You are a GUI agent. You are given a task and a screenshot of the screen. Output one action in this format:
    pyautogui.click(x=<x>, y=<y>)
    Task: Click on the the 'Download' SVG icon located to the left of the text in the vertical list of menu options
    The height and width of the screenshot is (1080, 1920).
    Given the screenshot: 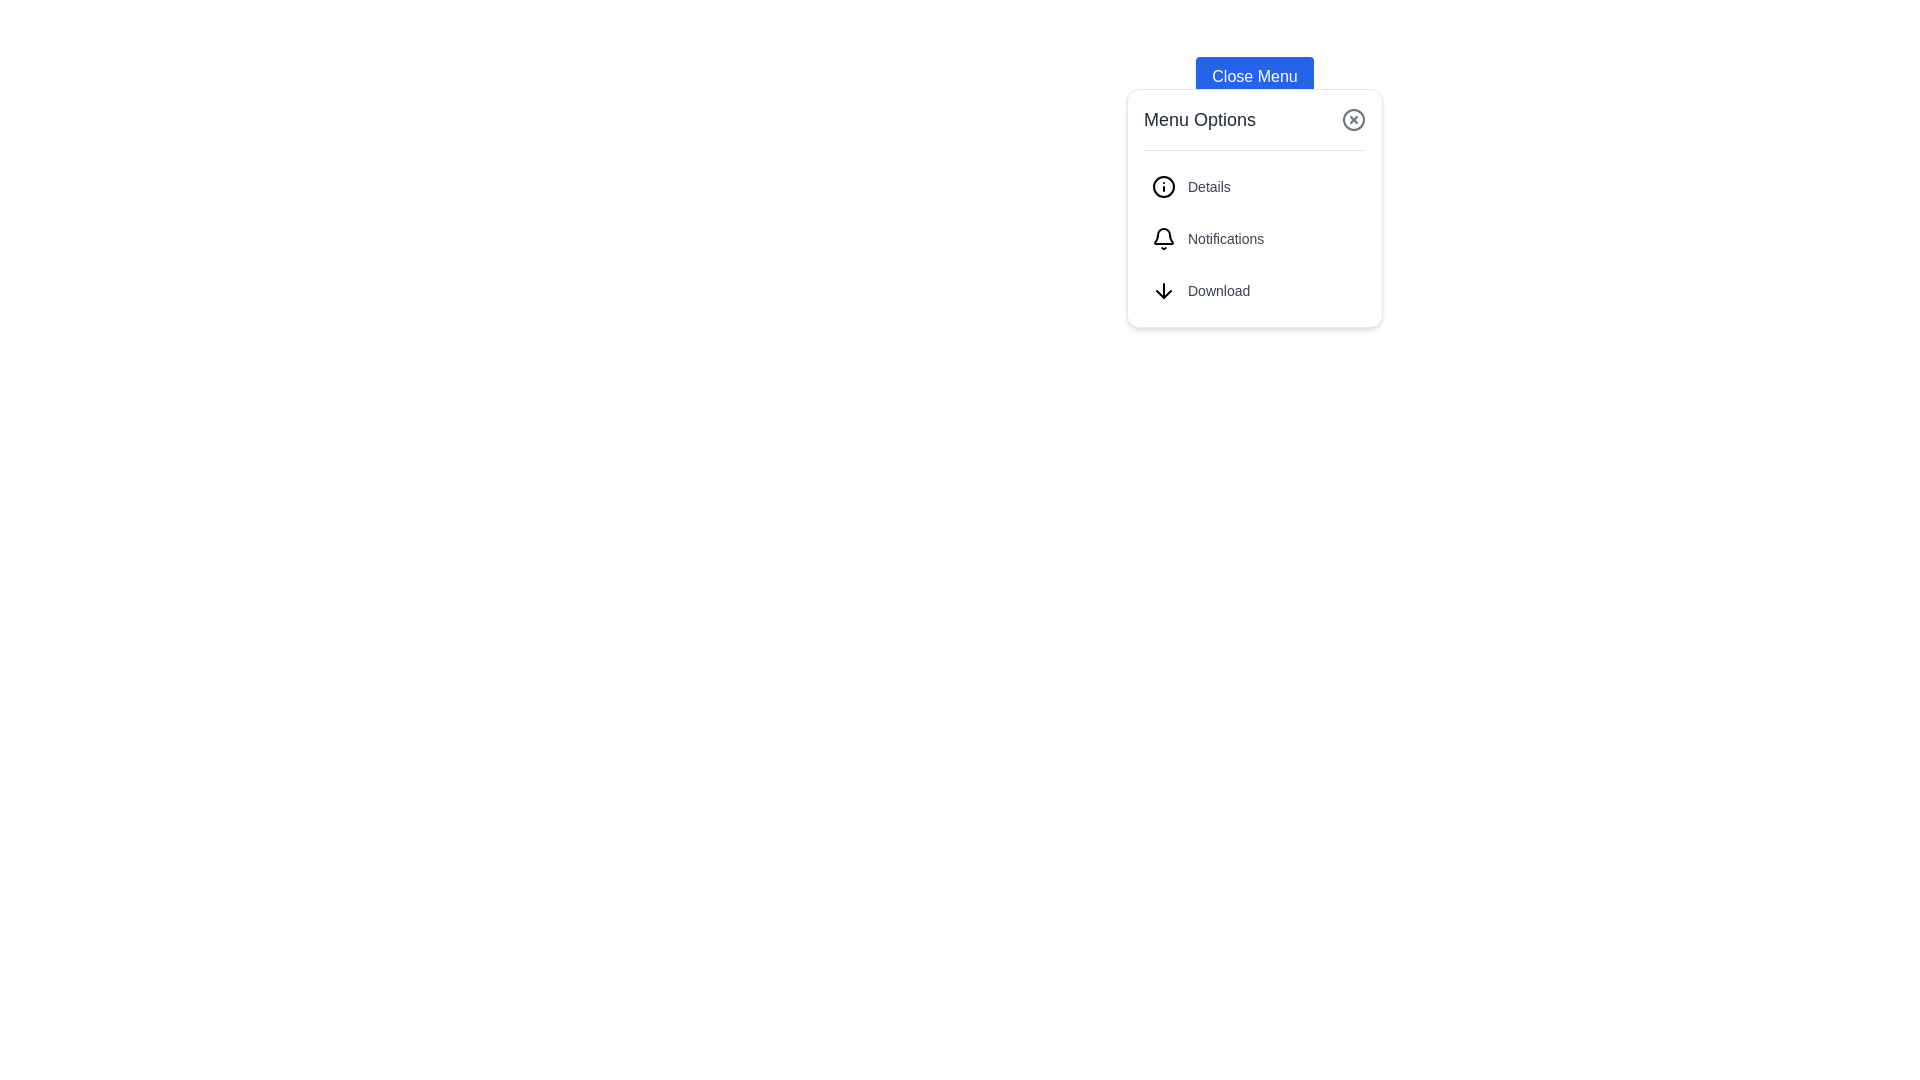 What is the action you would take?
    pyautogui.click(x=1163, y=290)
    